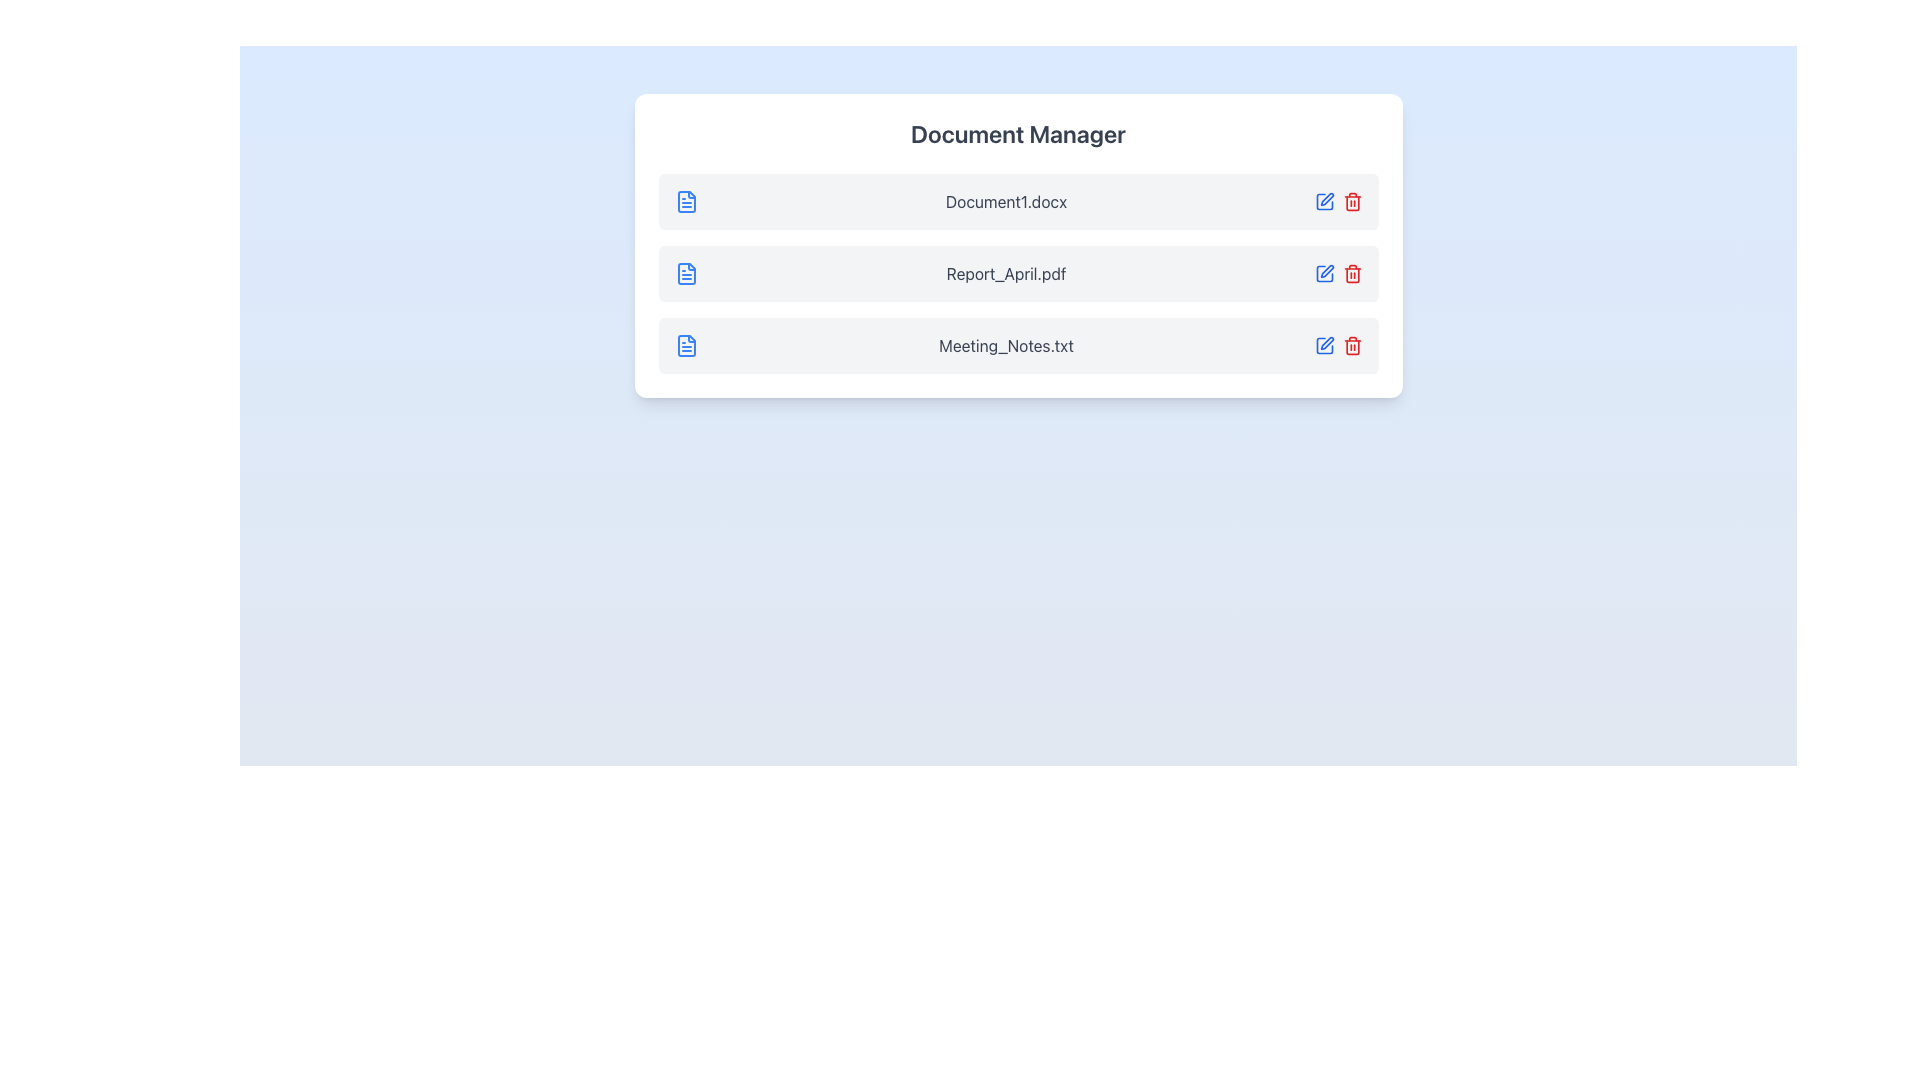  I want to click on the text label displaying the filename 'Document1.docx', so click(1006, 201).